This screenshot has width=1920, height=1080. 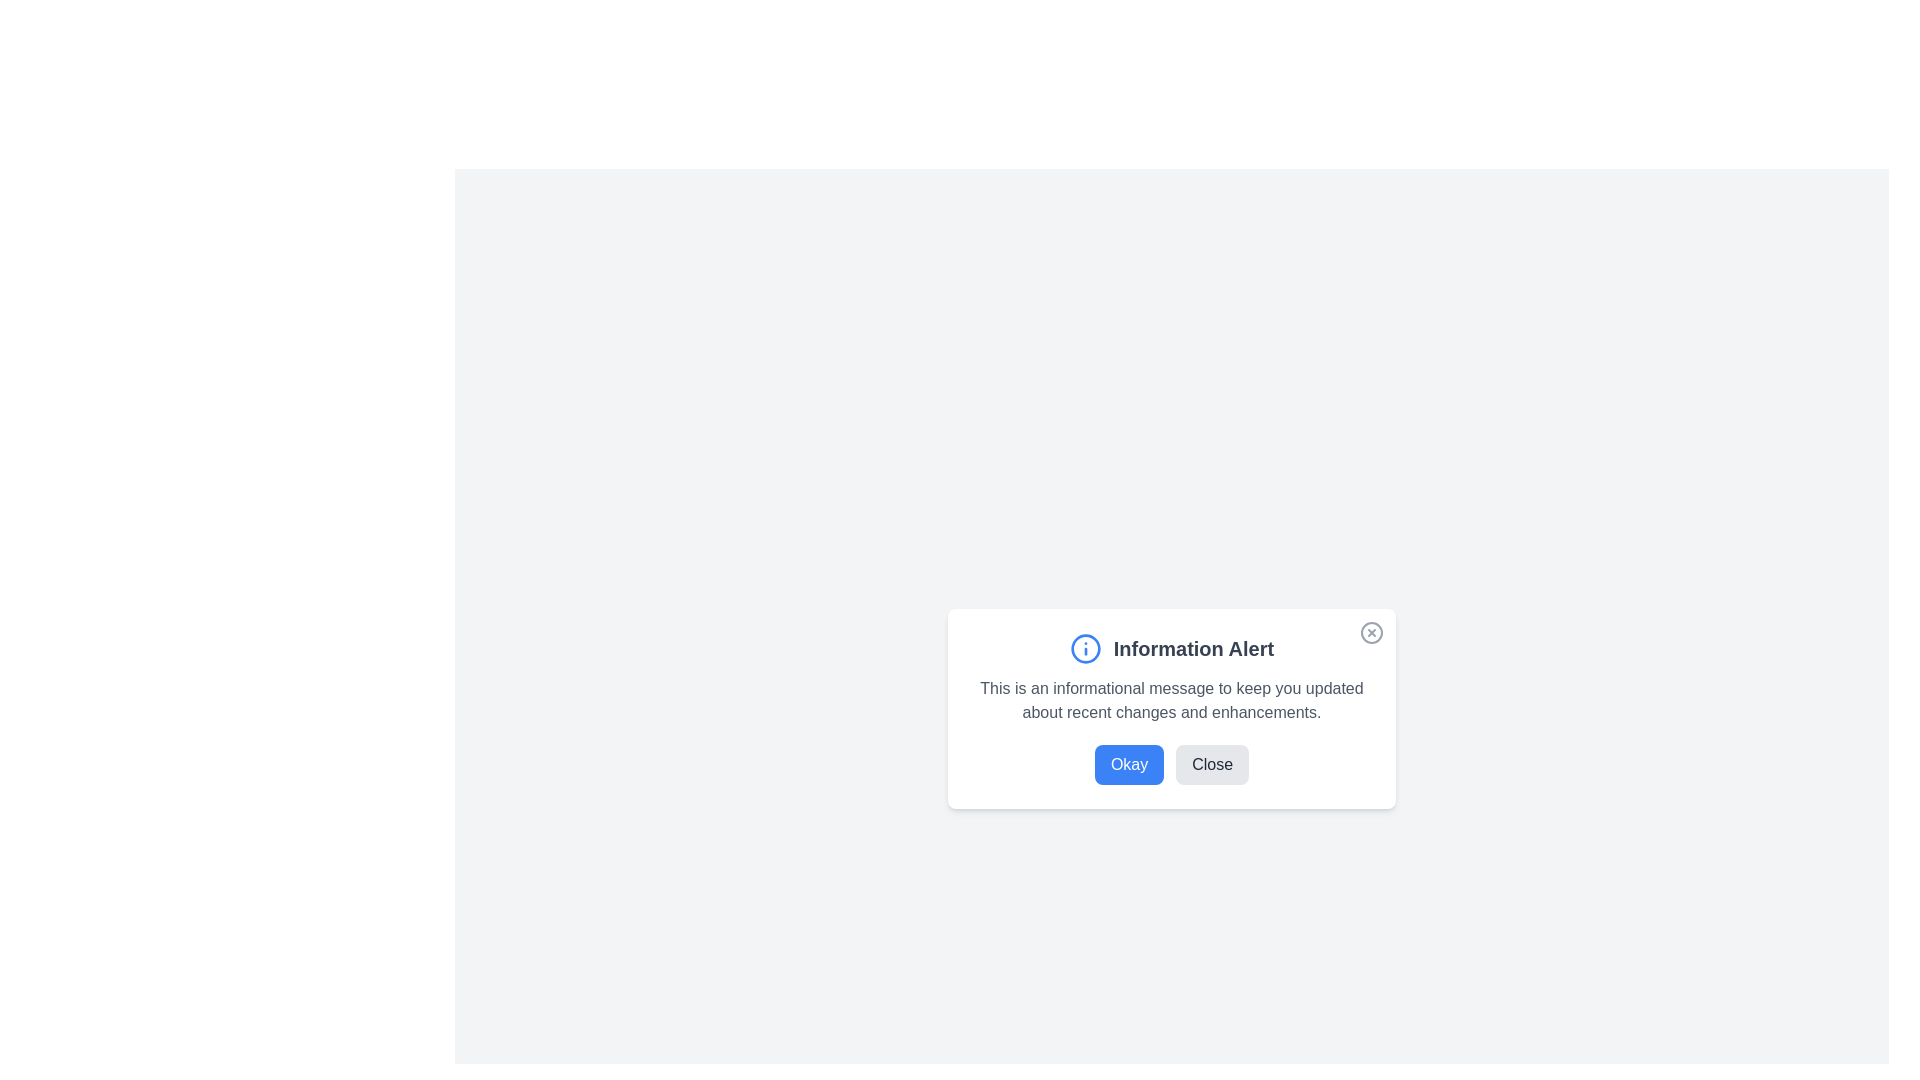 I want to click on the circular button with an 'X' icon at the top-right corner of the alert box, so click(x=1371, y=632).